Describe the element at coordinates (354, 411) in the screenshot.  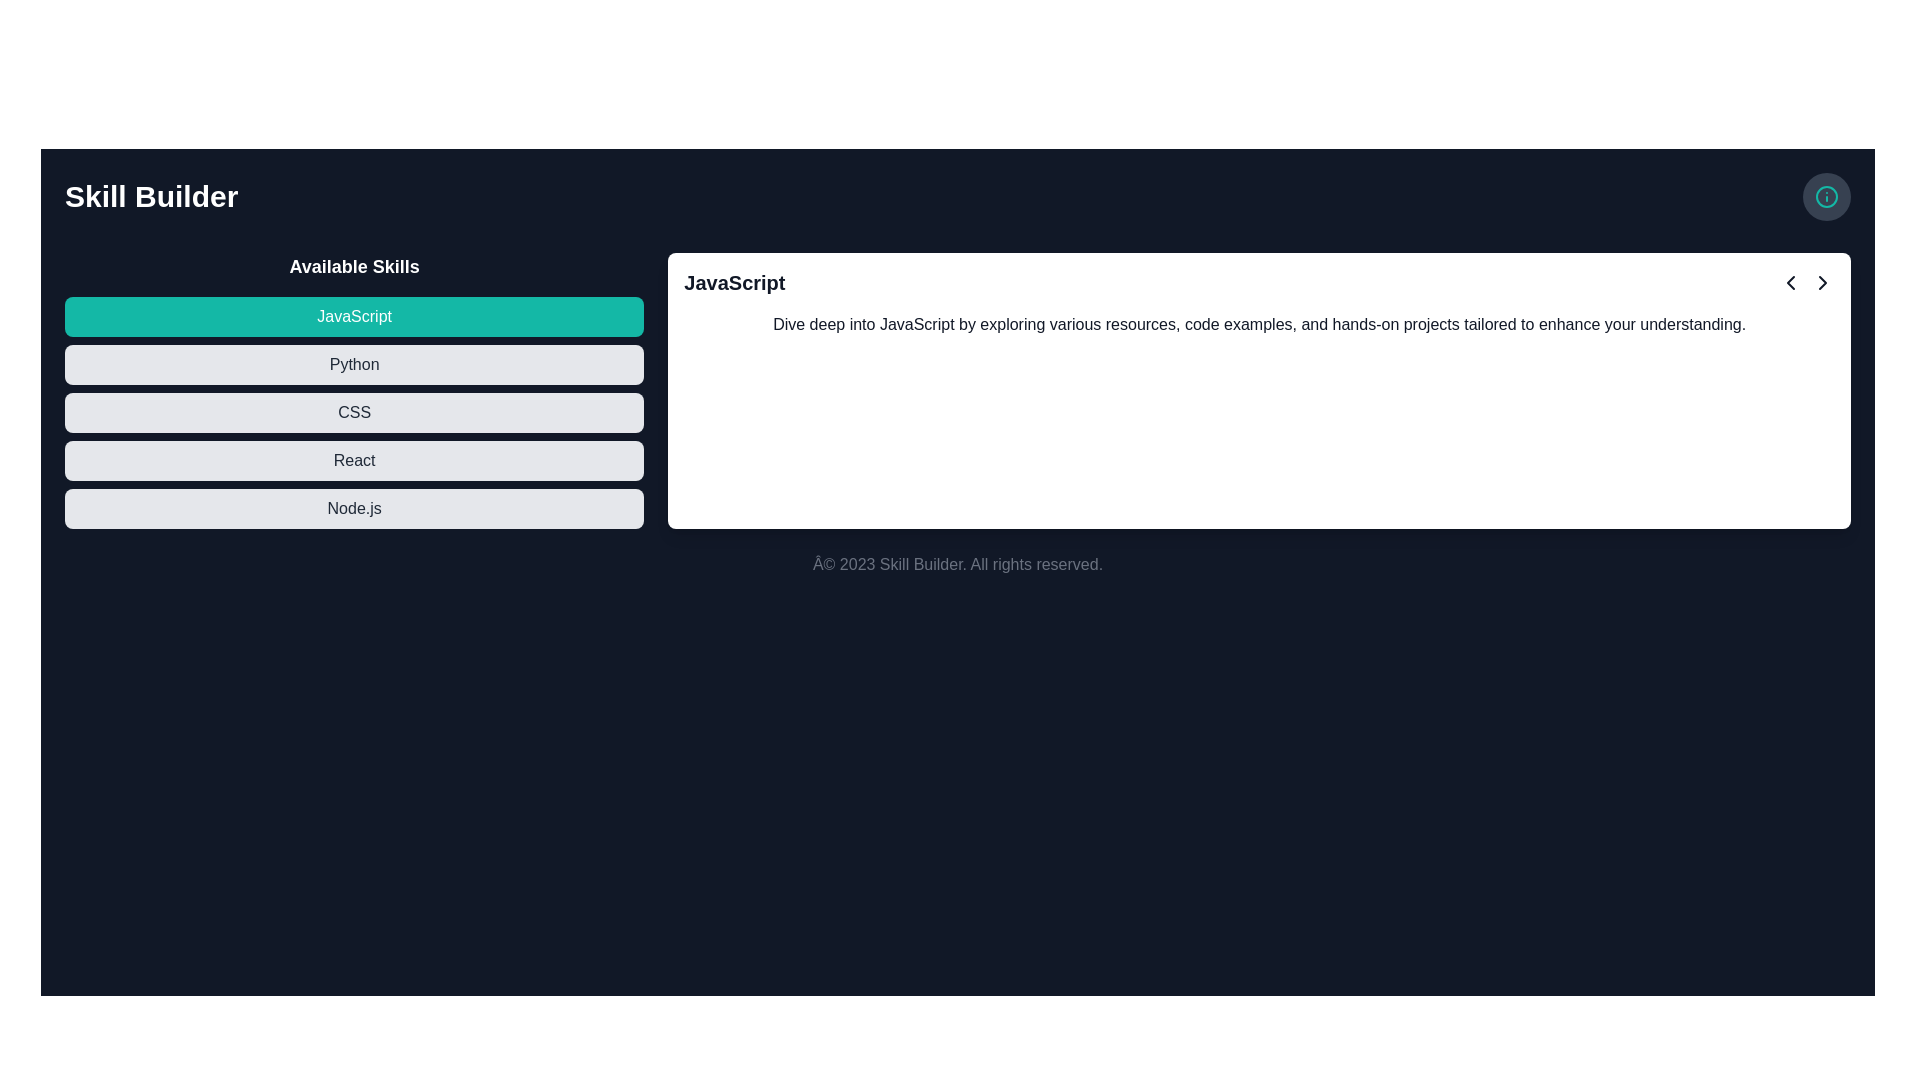
I see `the 'CSS' button in the vertical list of skills` at that location.